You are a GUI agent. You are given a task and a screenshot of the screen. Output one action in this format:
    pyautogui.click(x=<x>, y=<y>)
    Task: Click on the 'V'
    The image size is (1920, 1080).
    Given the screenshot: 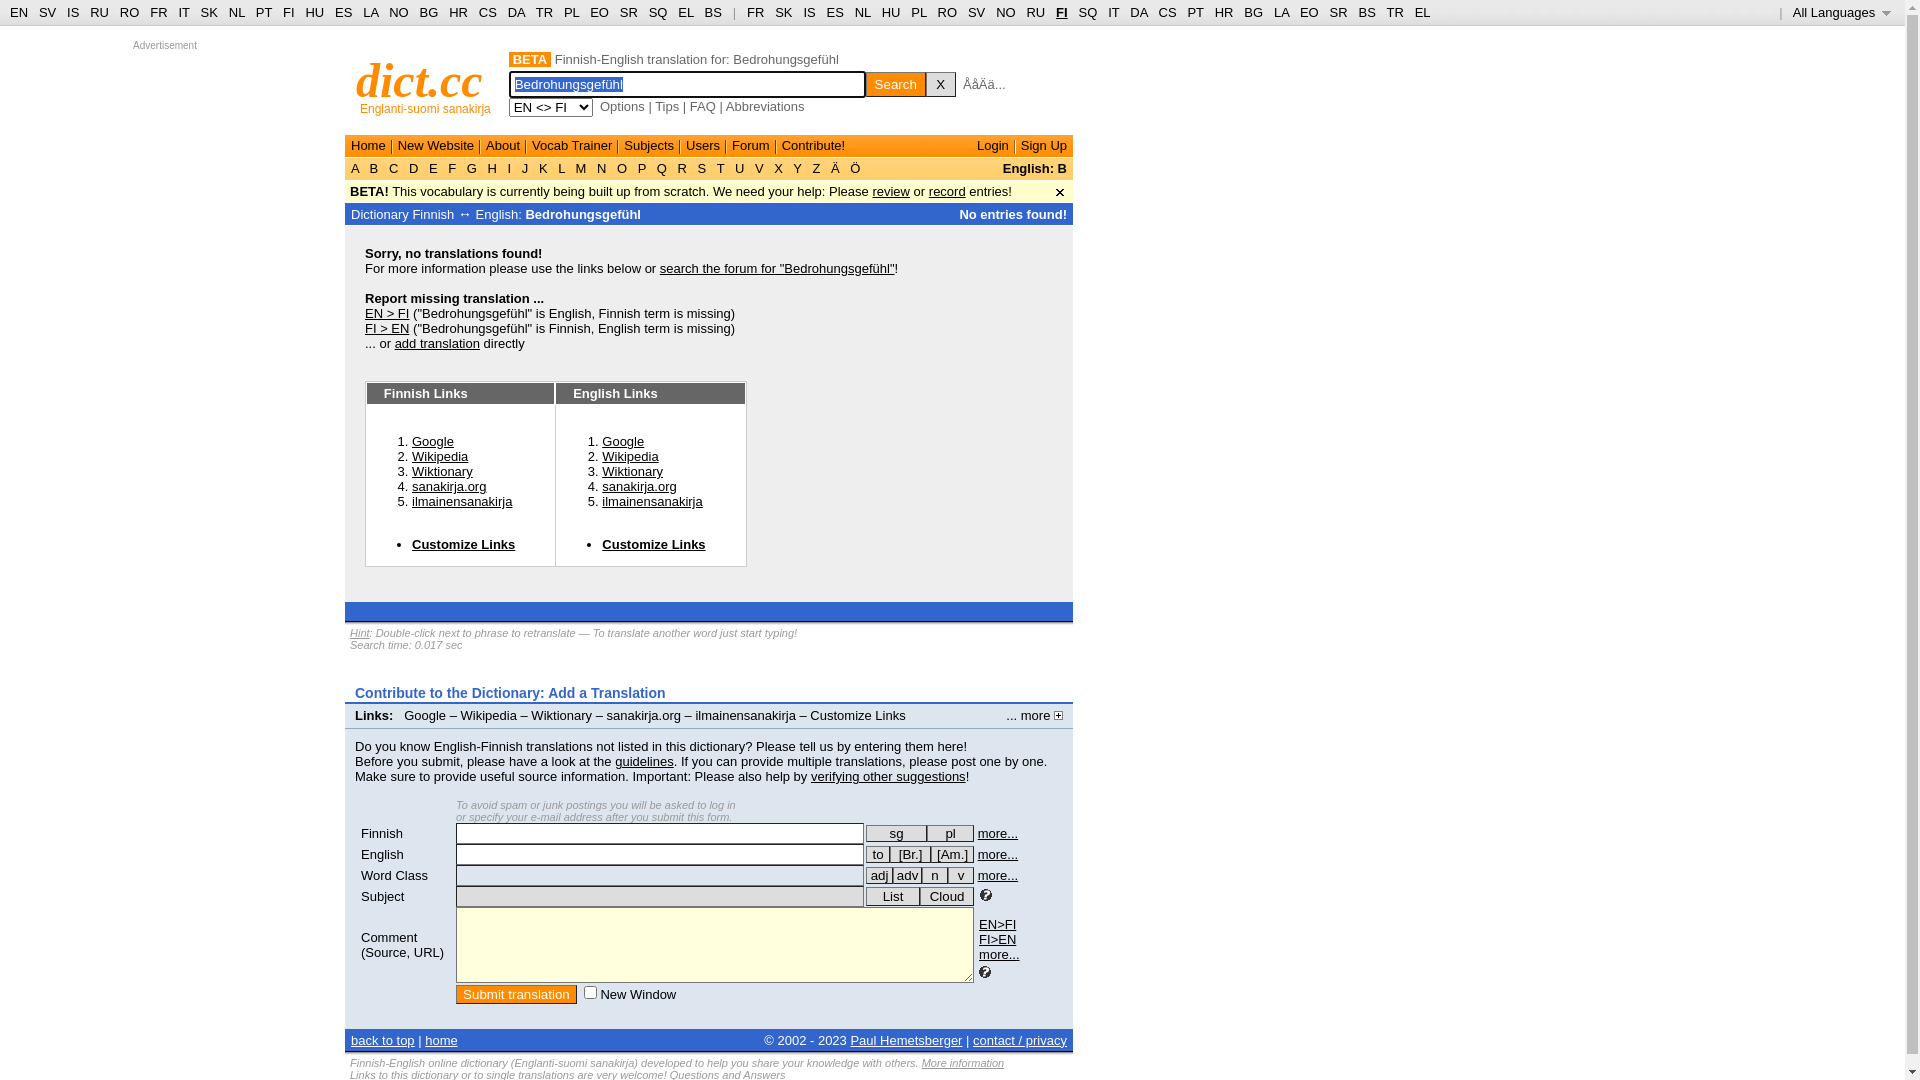 What is the action you would take?
    pyautogui.click(x=749, y=167)
    